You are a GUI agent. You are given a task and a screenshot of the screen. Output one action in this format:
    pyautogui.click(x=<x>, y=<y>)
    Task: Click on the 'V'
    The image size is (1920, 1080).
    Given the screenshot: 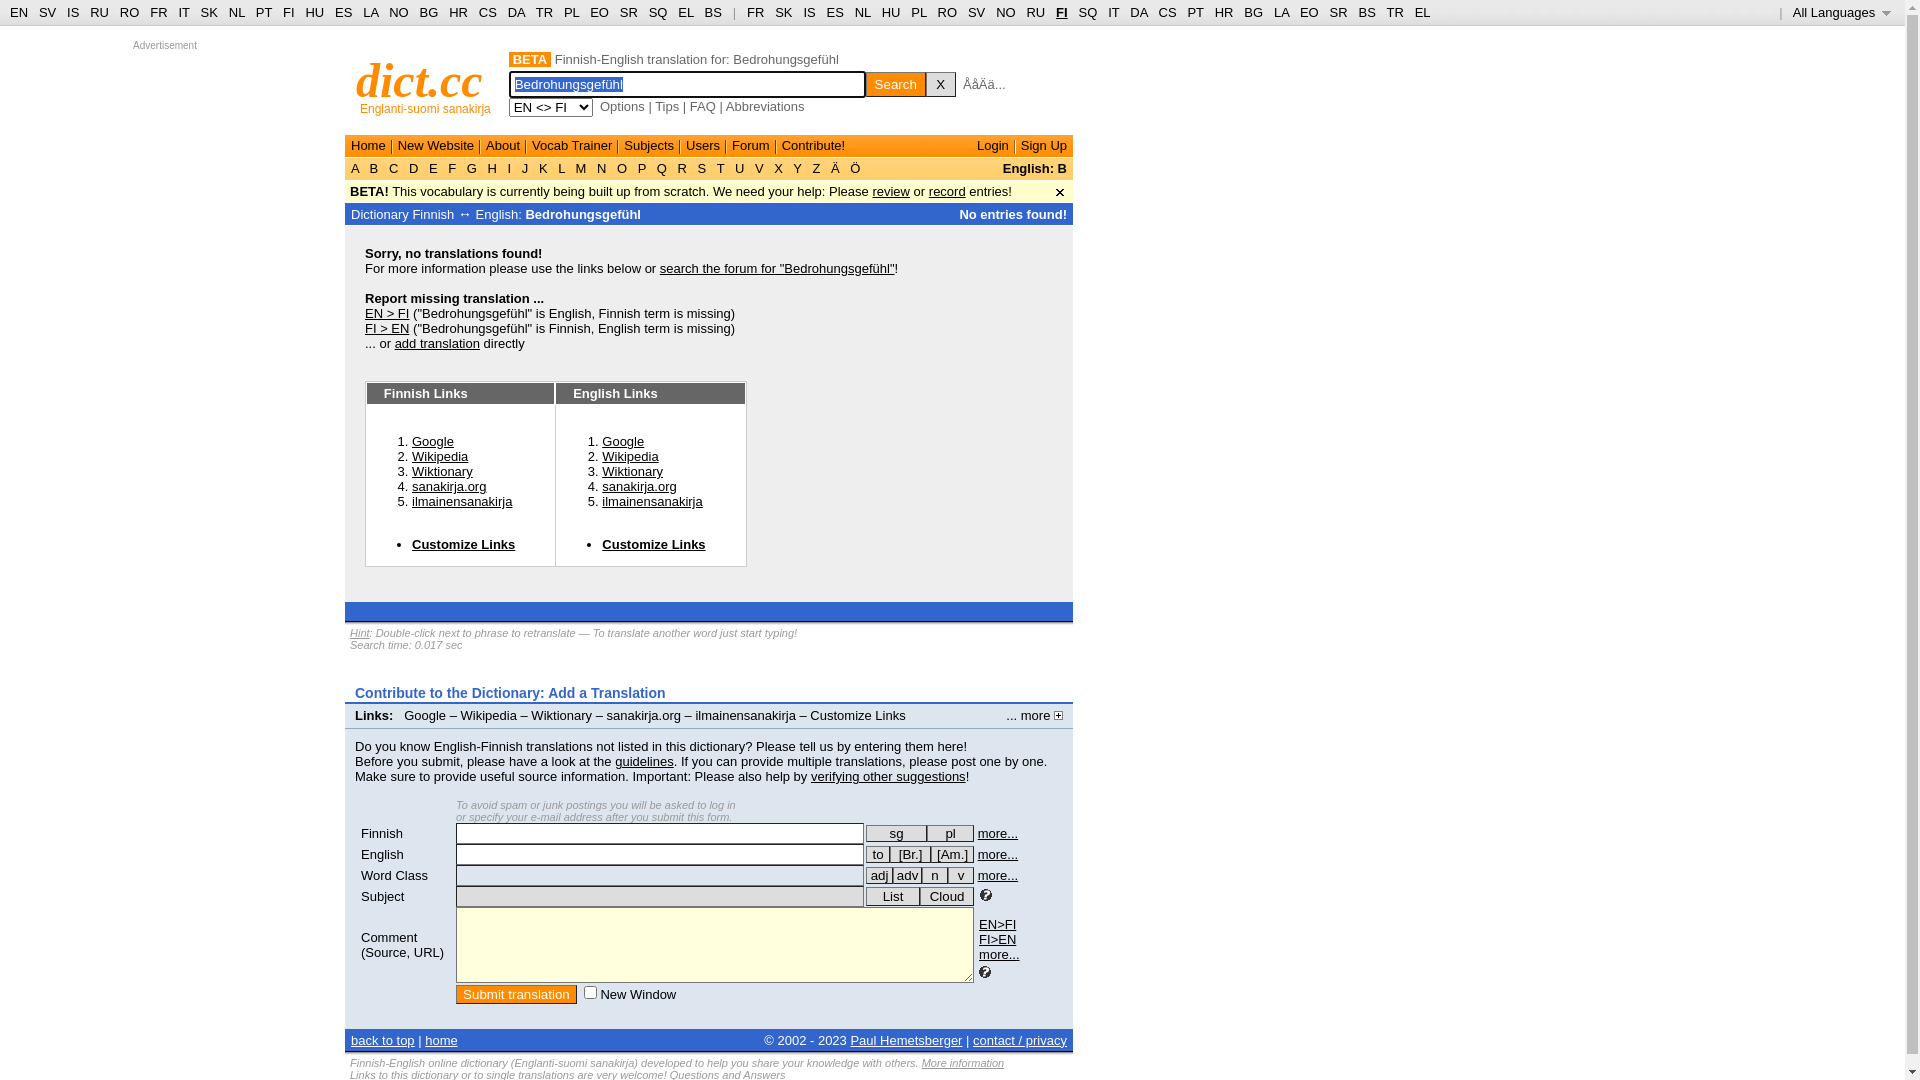 What is the action you would take?
    pyautogui.click(x=749, y=167)
    